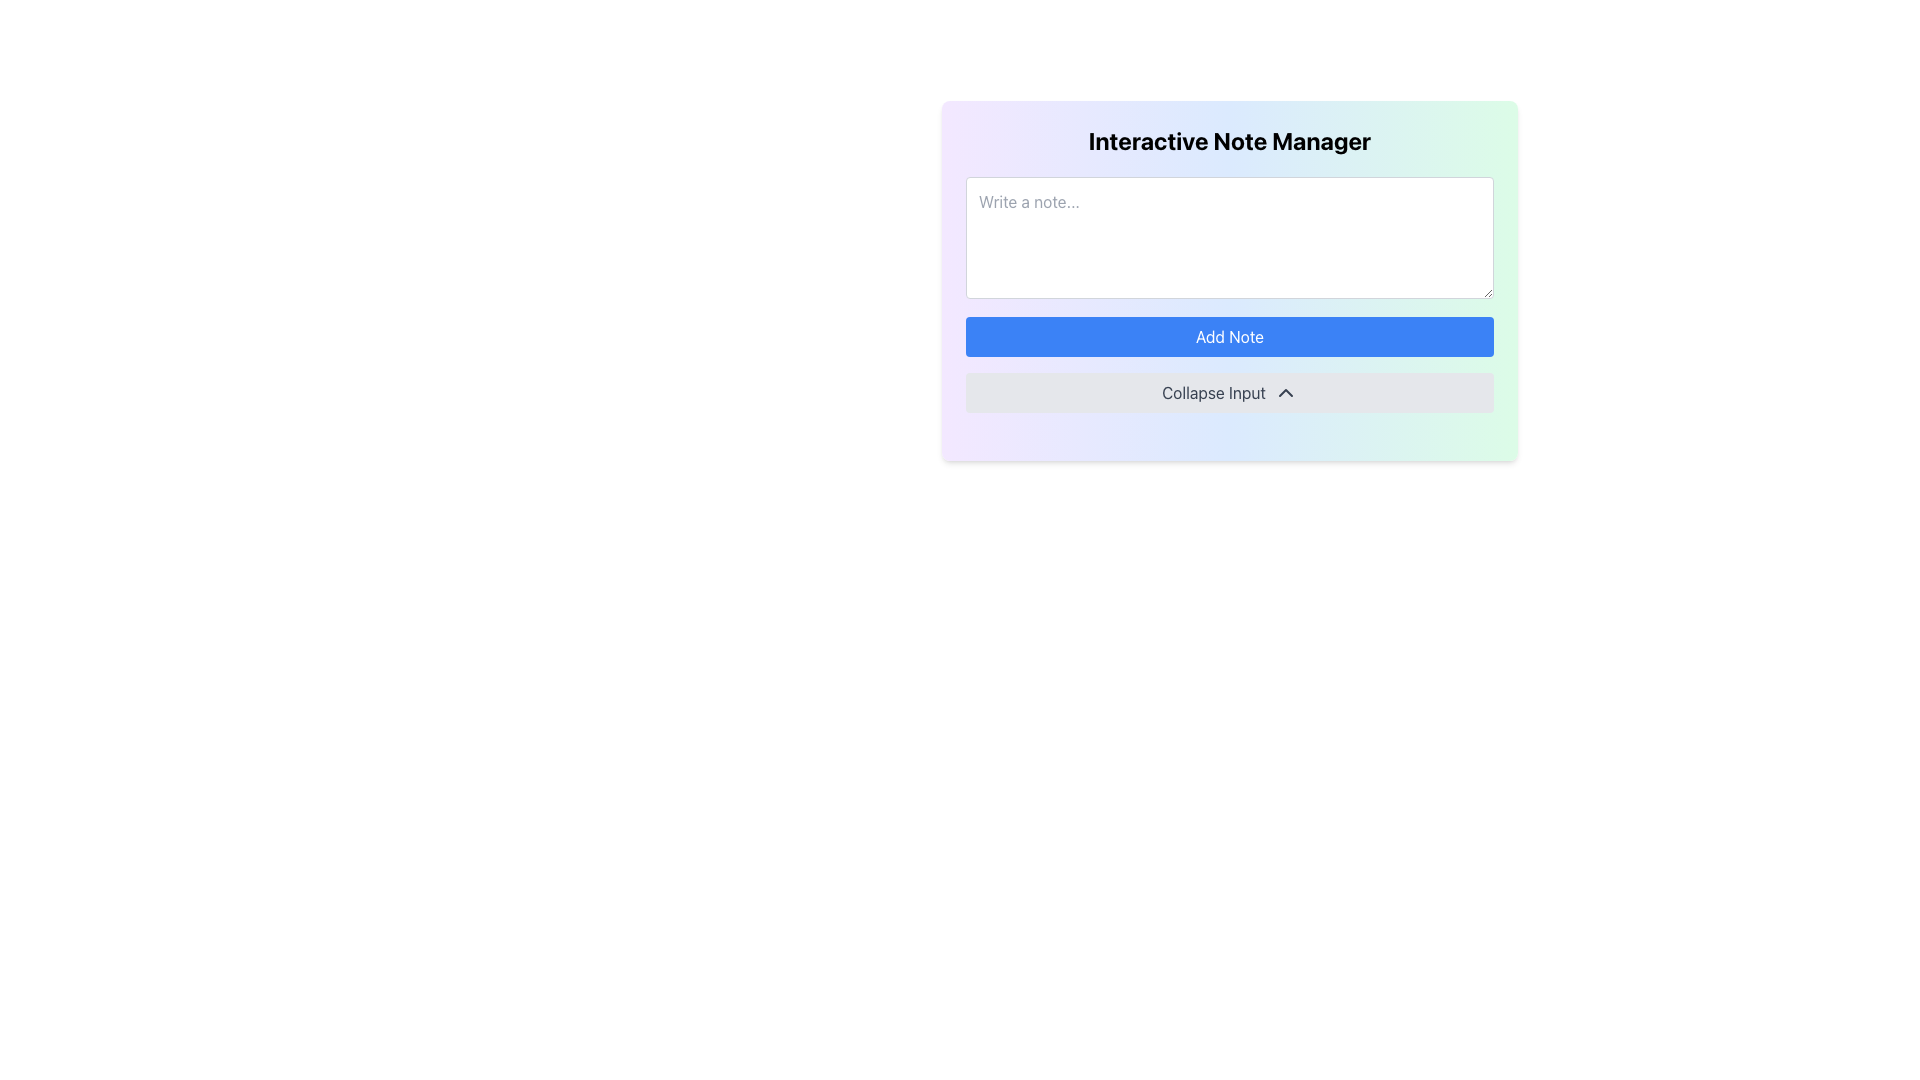 The width and height of the screenshot is (1920, 1080). Describe the element at coordinates (1285, 393) in the screenshot. I see `the Chevron-up indicator icon that toggles the visibility of the related input area within the 'Collapse Input' button` at that location.